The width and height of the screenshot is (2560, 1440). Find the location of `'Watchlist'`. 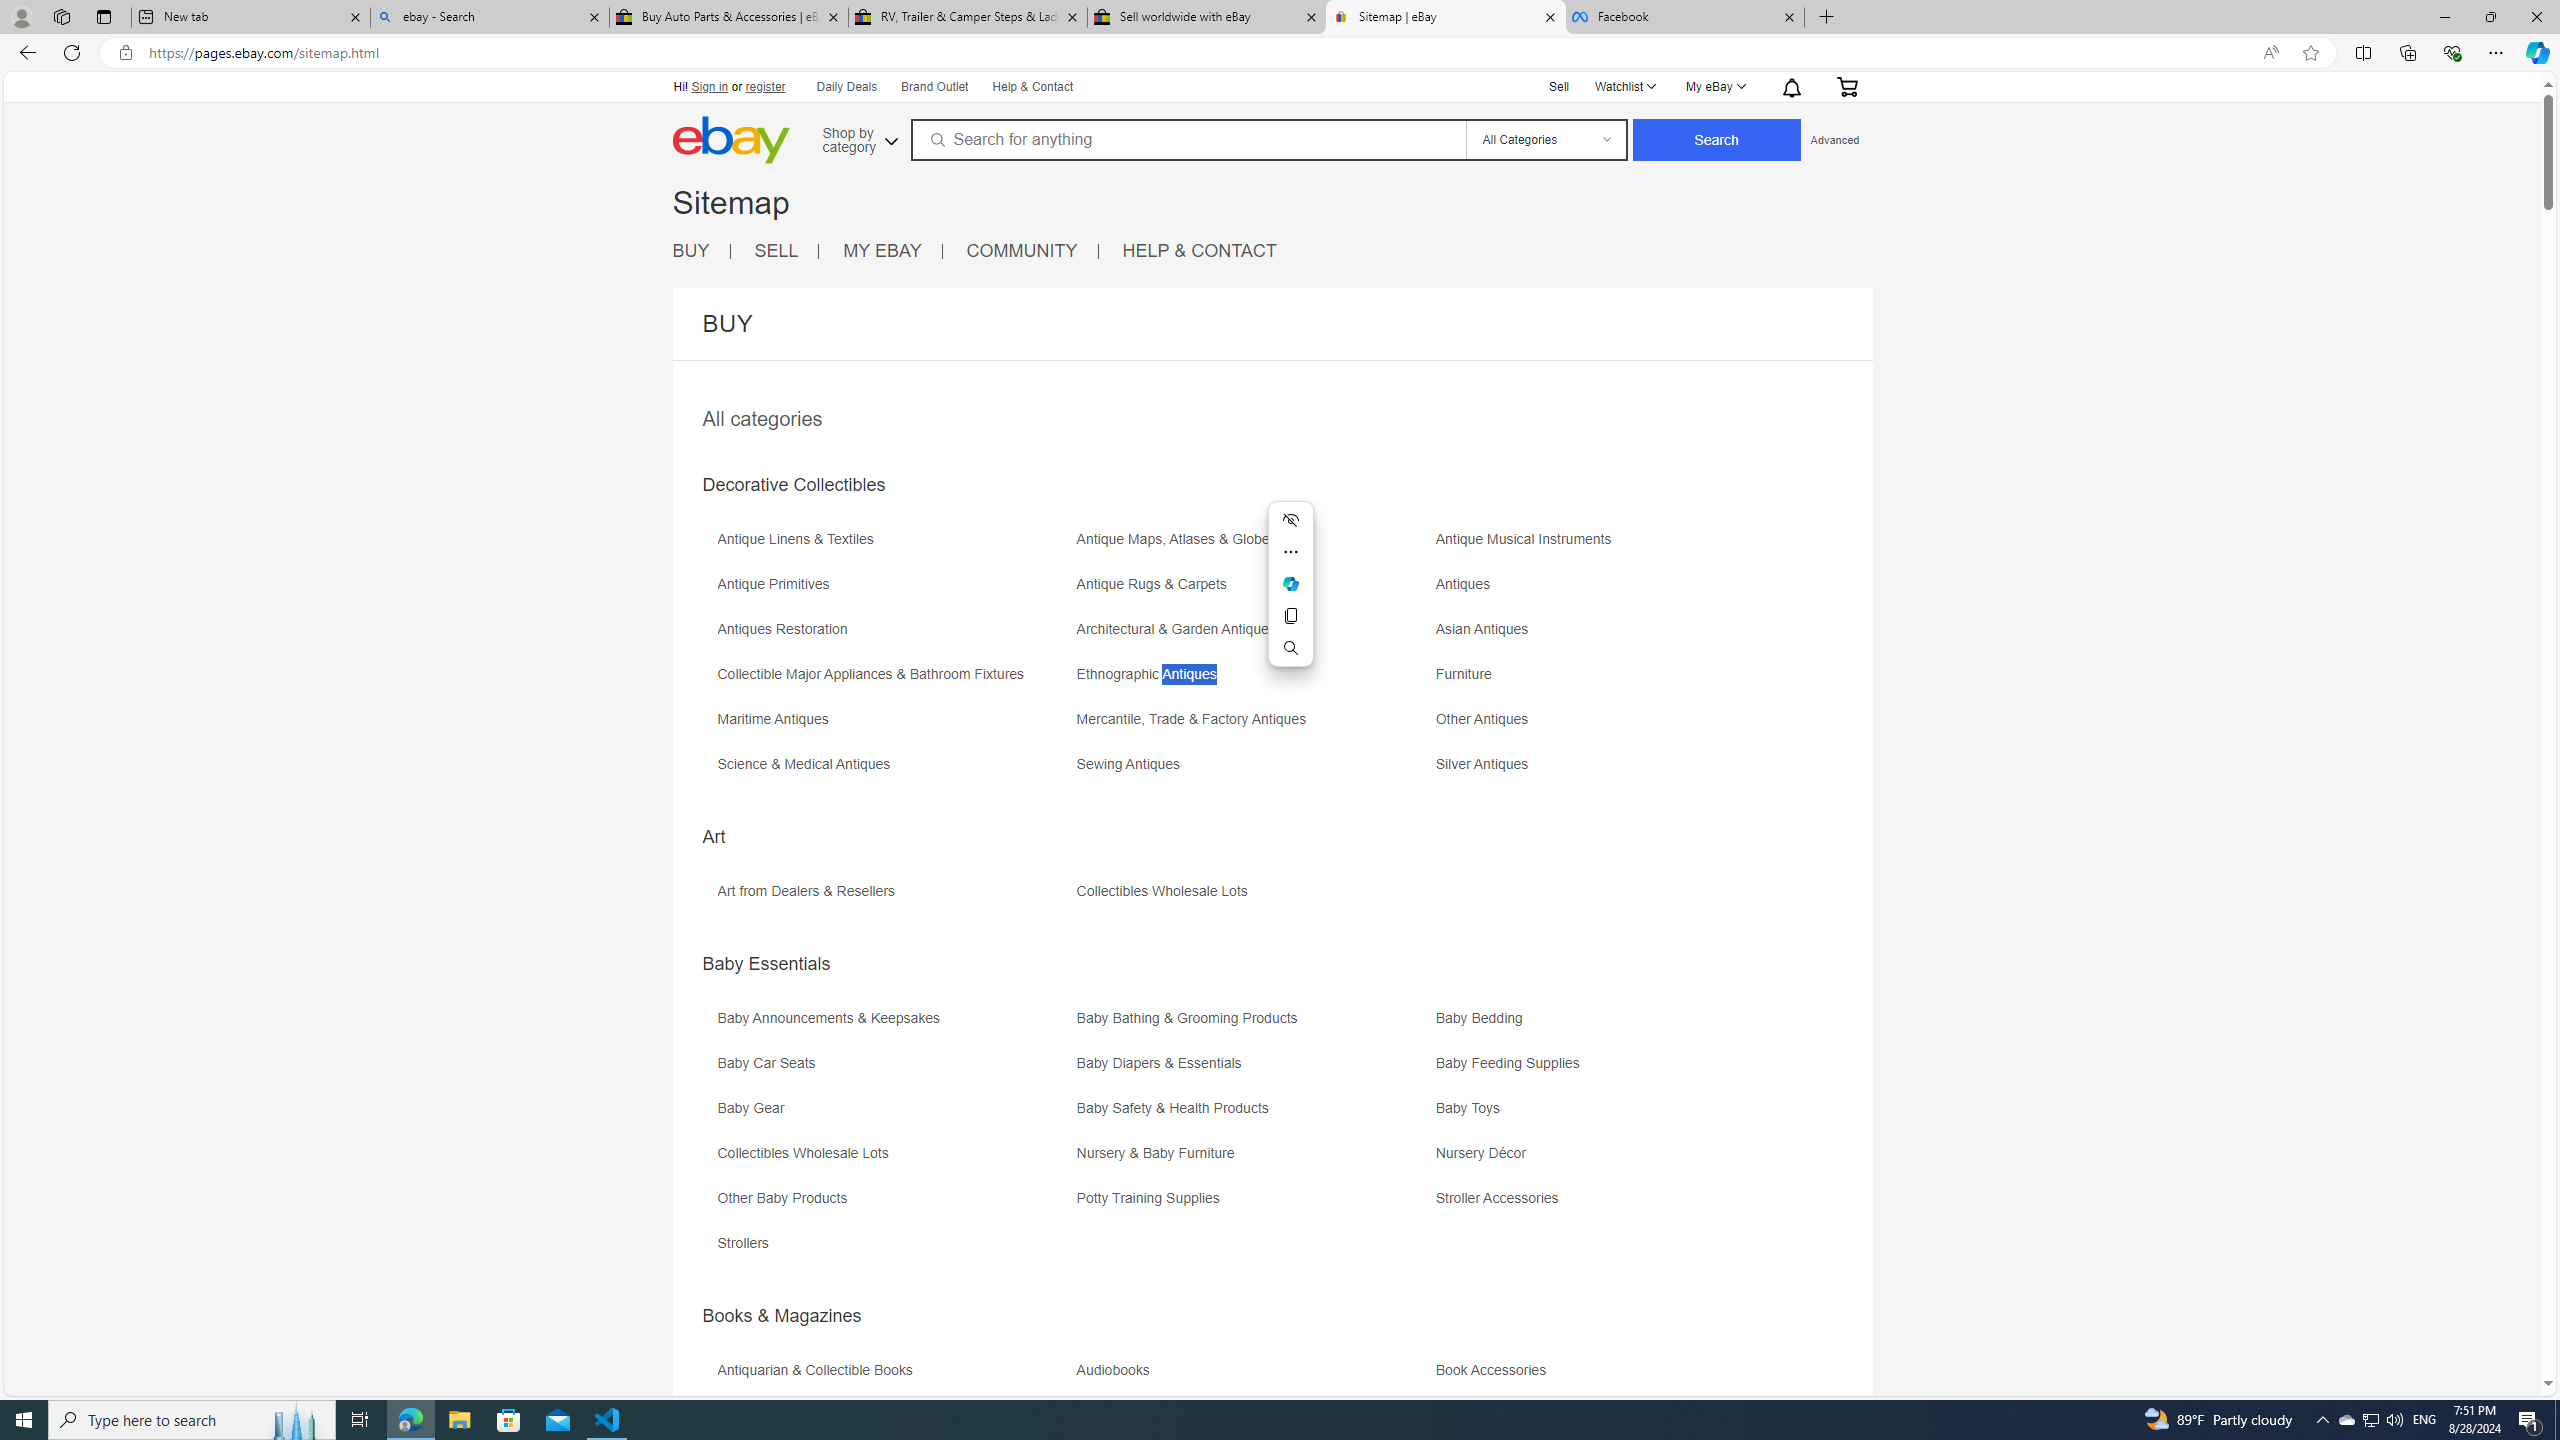

'Watchlist' is located at coordinates (1623, 87).